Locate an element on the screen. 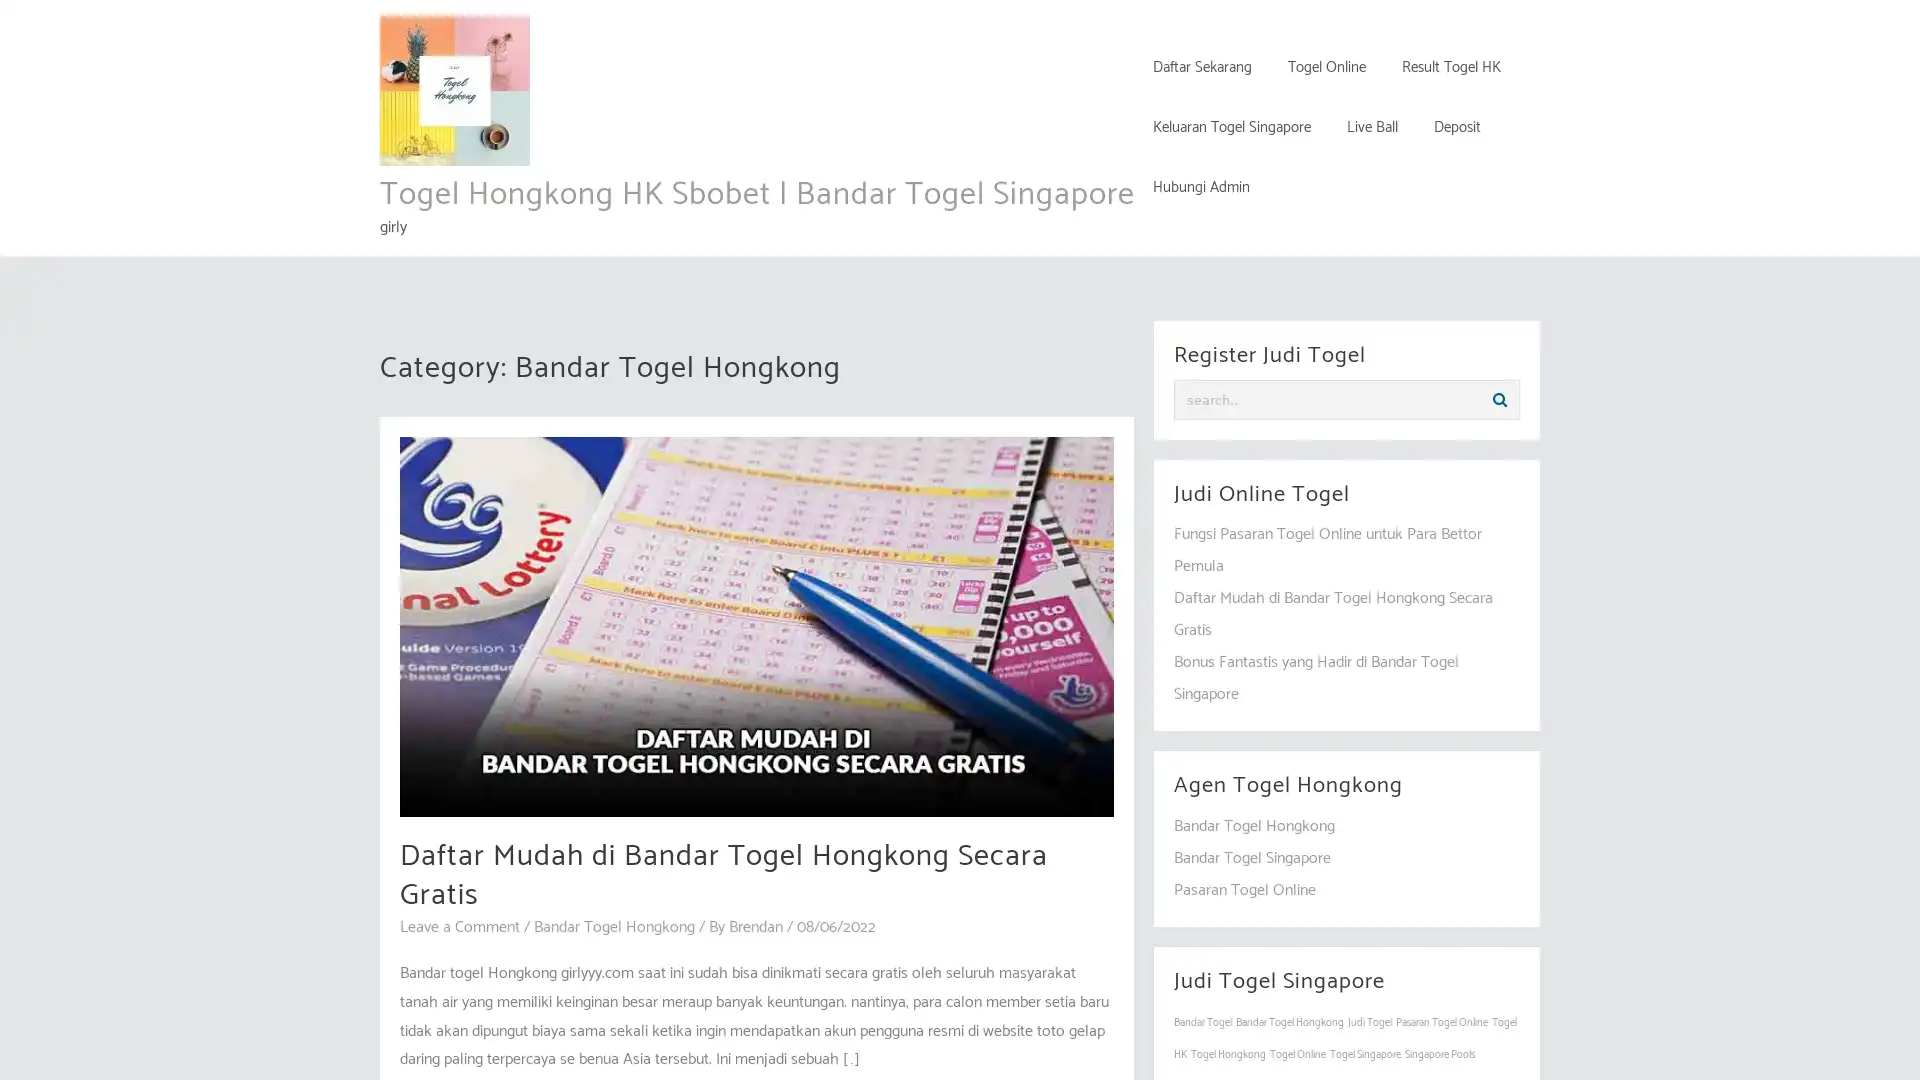 The image size is (1920, 1080). Search is located at coordinates (1499, 400).